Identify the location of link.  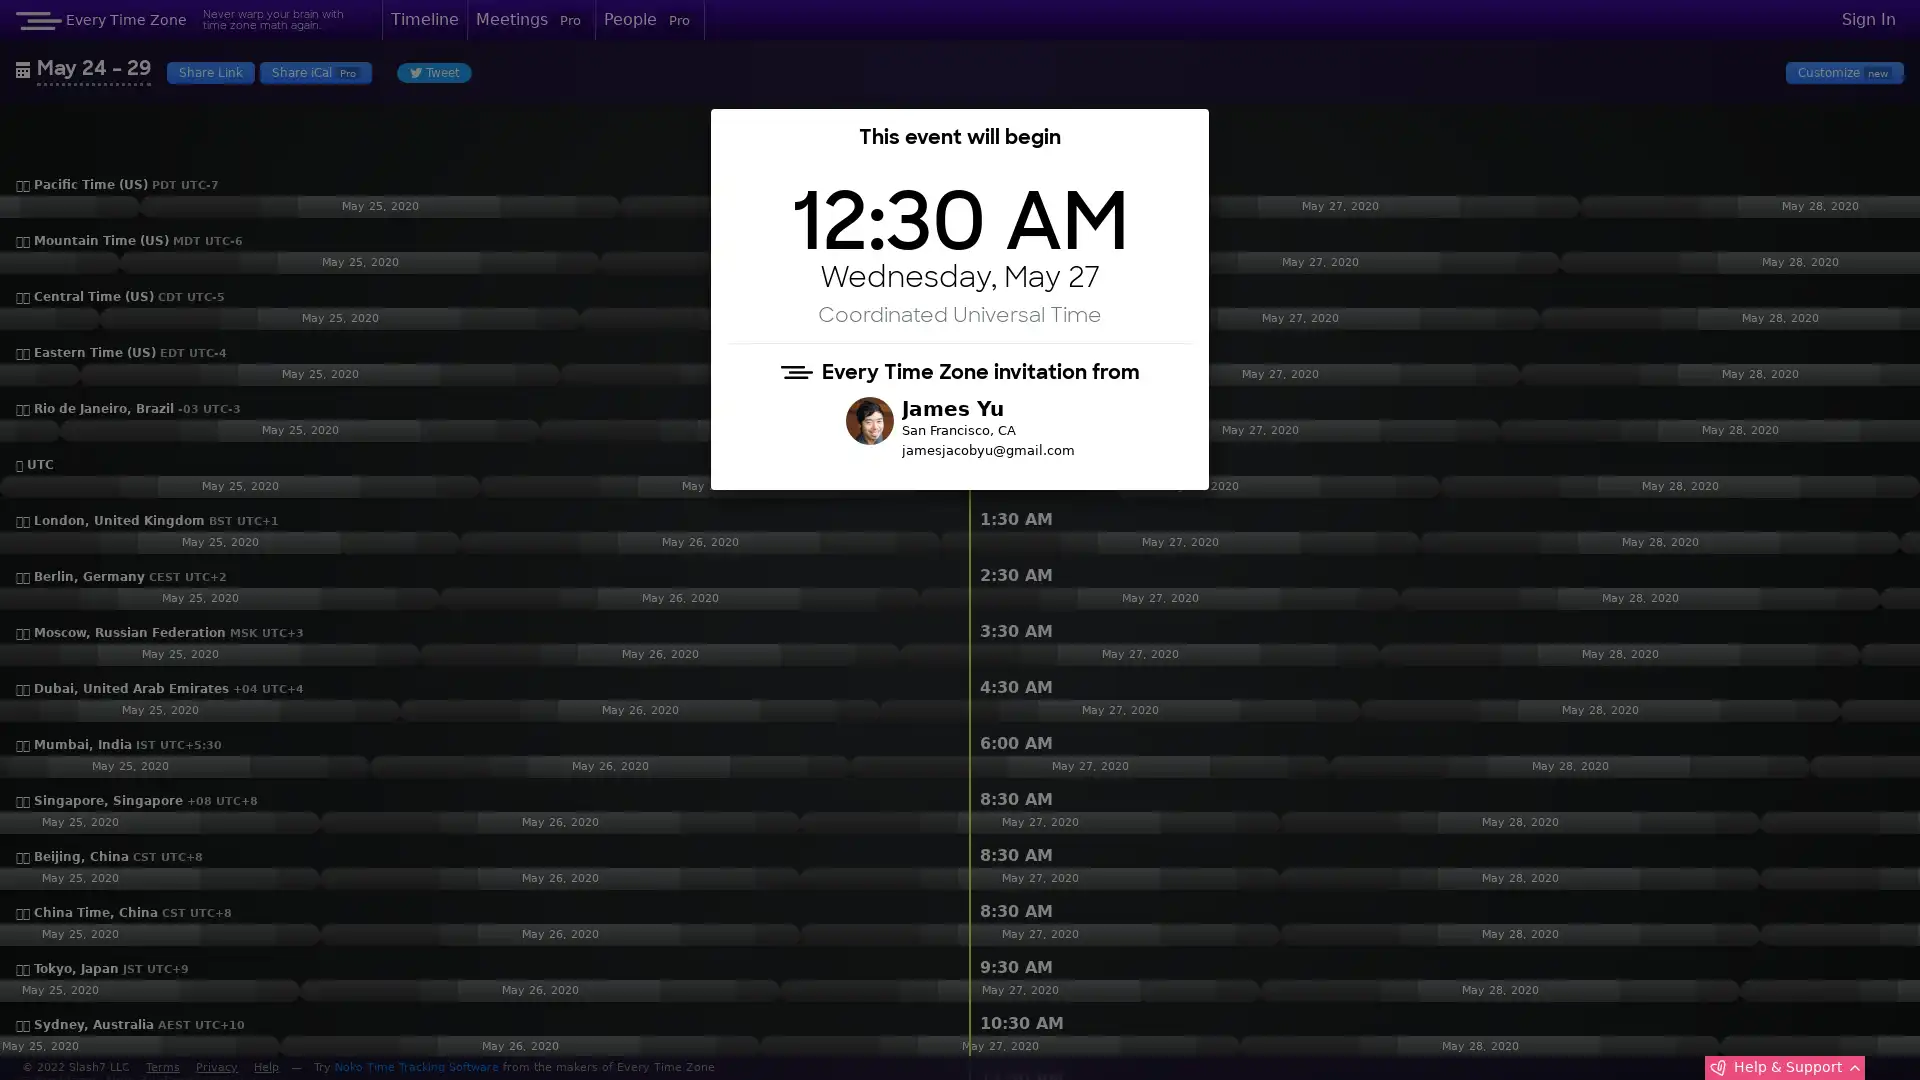
(1037, 135).